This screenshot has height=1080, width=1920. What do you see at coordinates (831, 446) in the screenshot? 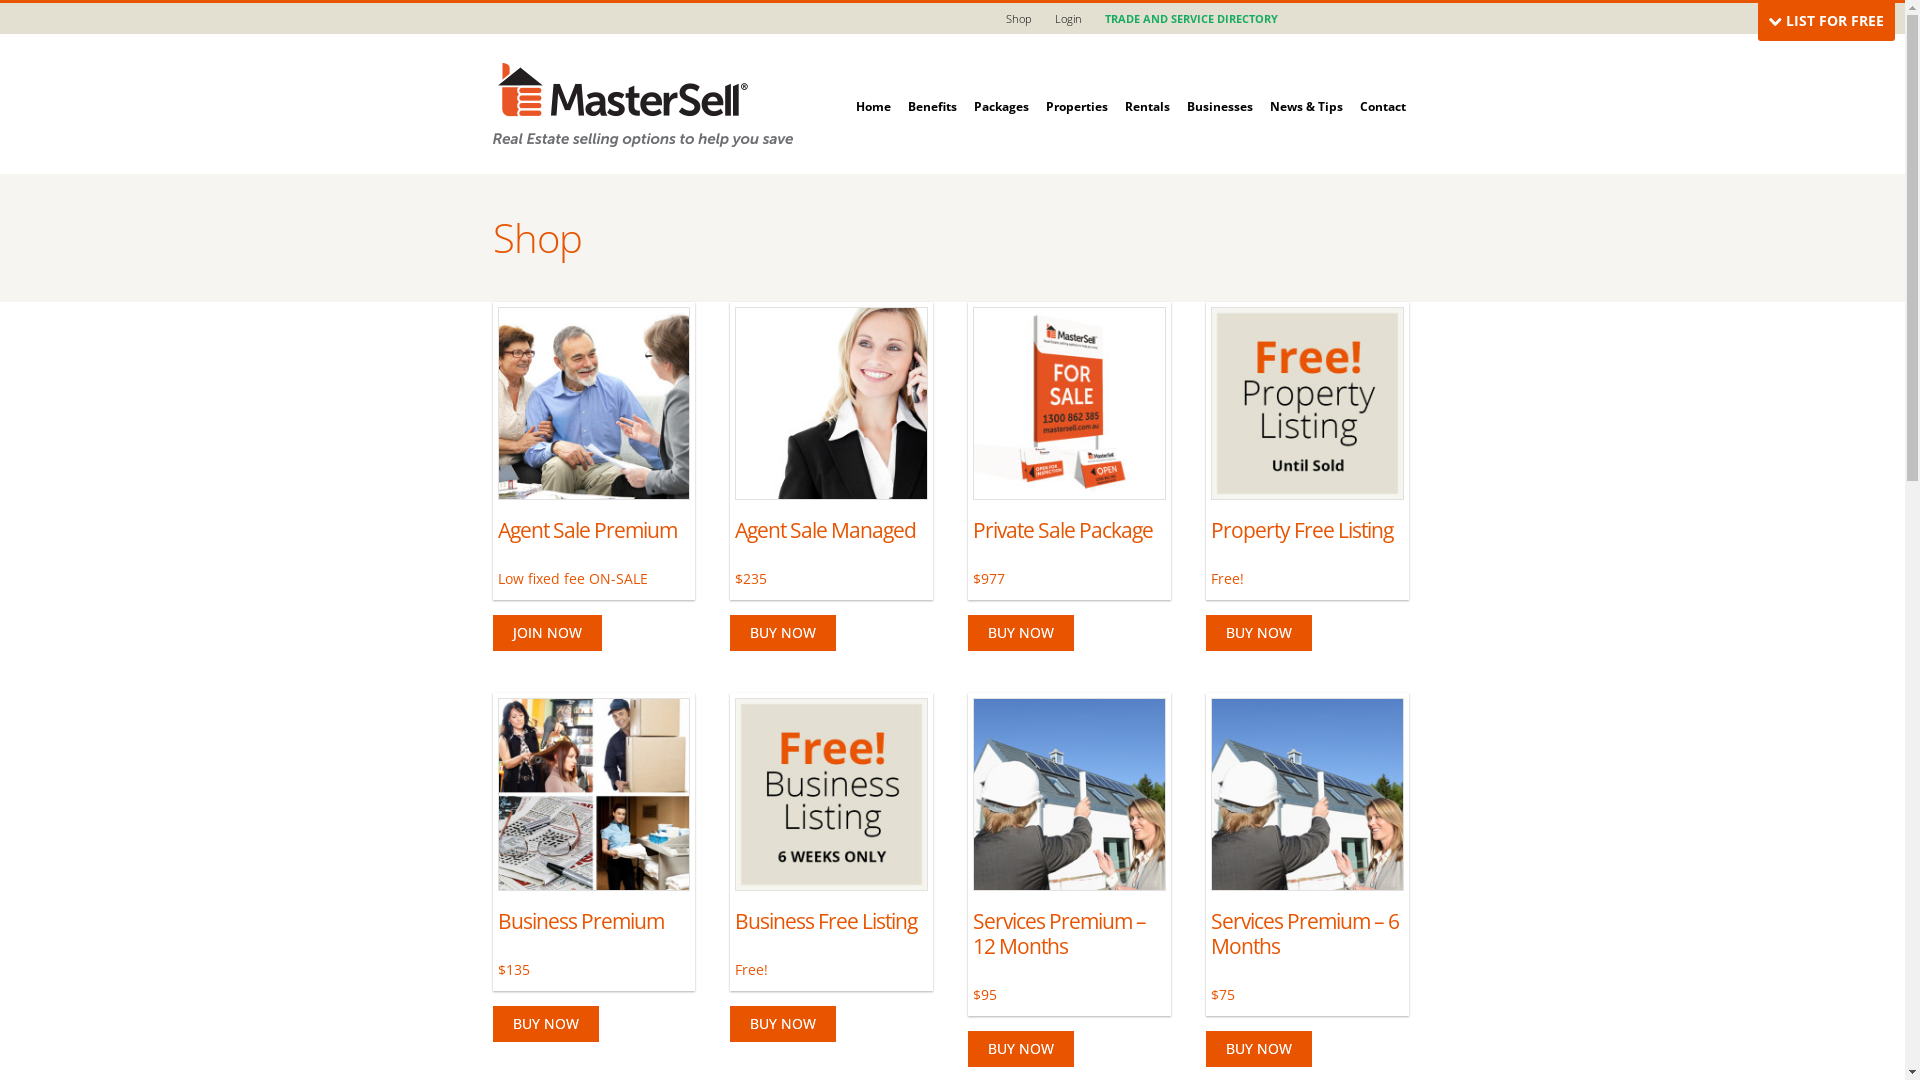
I see `'Agent Sale Managed` at bounding box center [831, 446].